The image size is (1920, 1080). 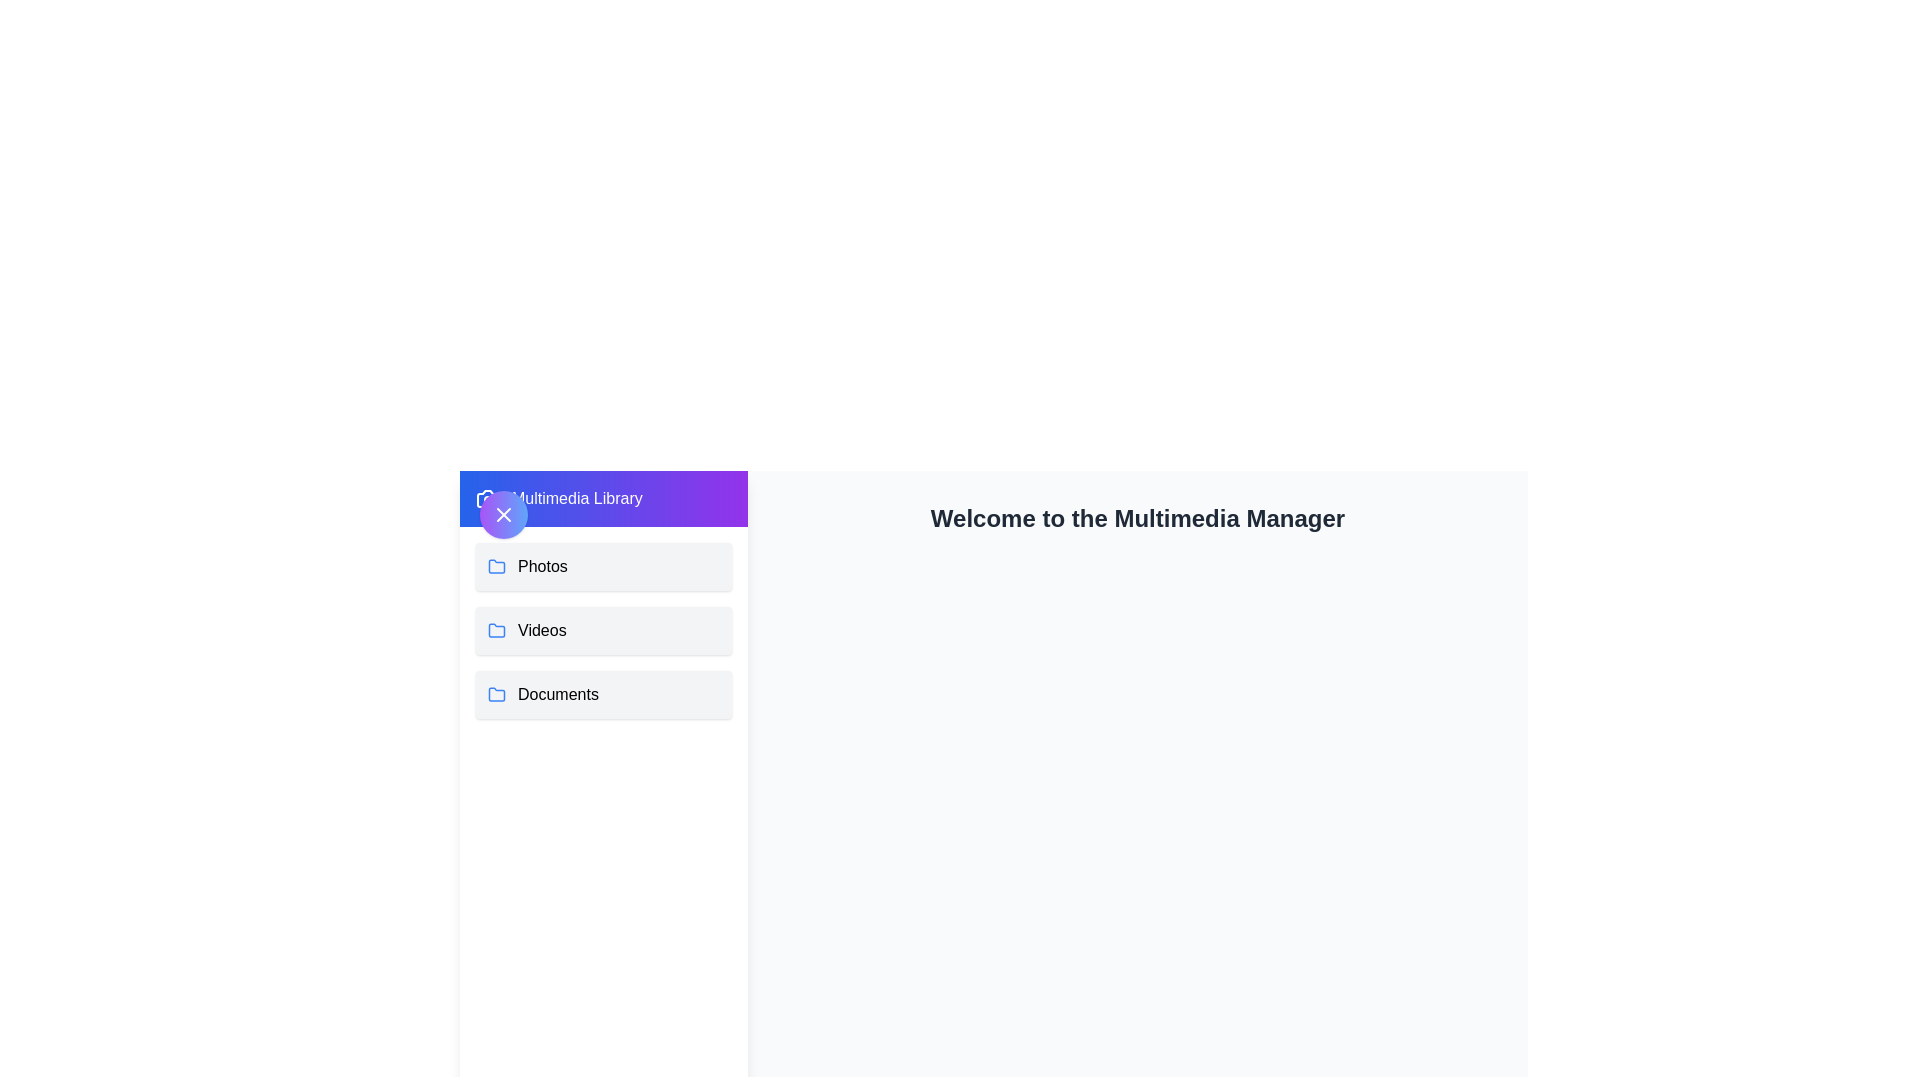 I want to click on the category Videos from the menu, so click(x=603, y=631).